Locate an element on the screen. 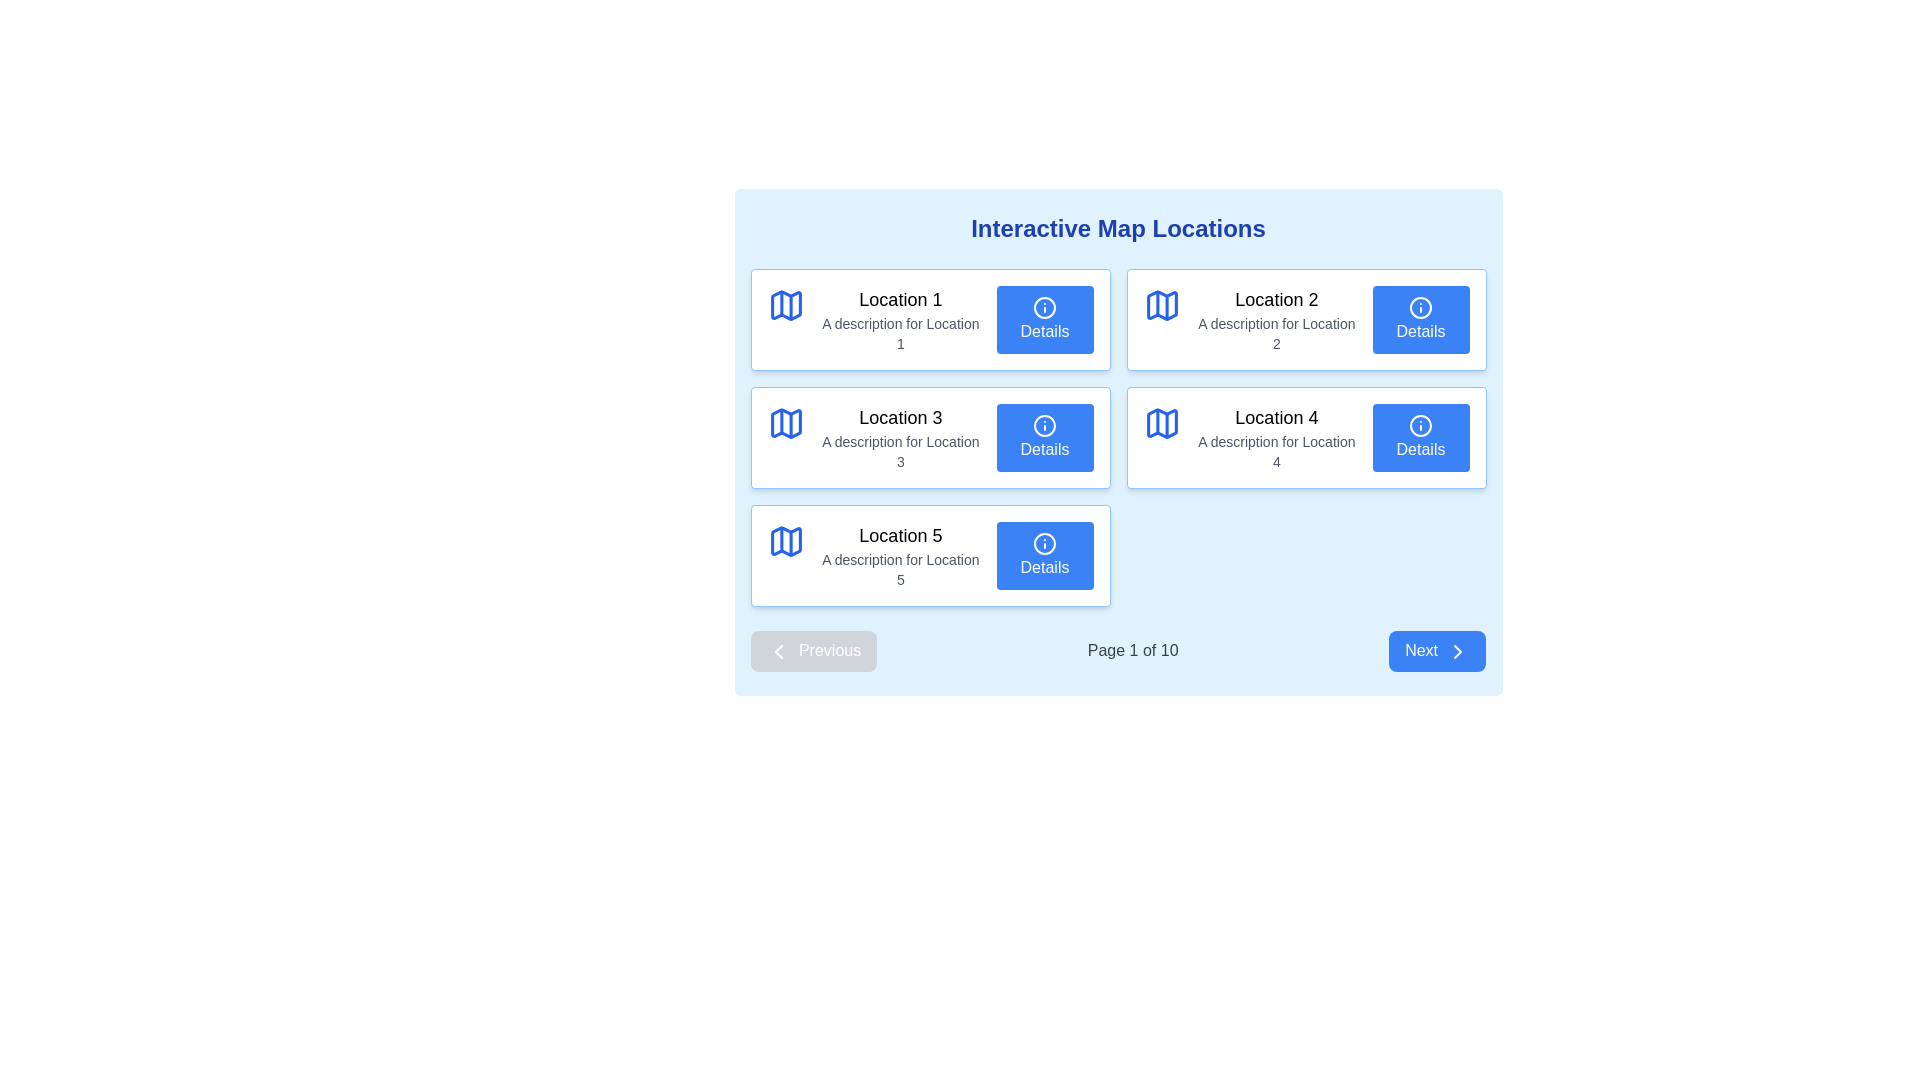 The height and width of the screenshot is (1080, 1920). the 'Previous' button, which is a rounded rectangle with a blue background and white text, located at the bottom-left corner of the pagination bar is located at coordinates (813, 651).